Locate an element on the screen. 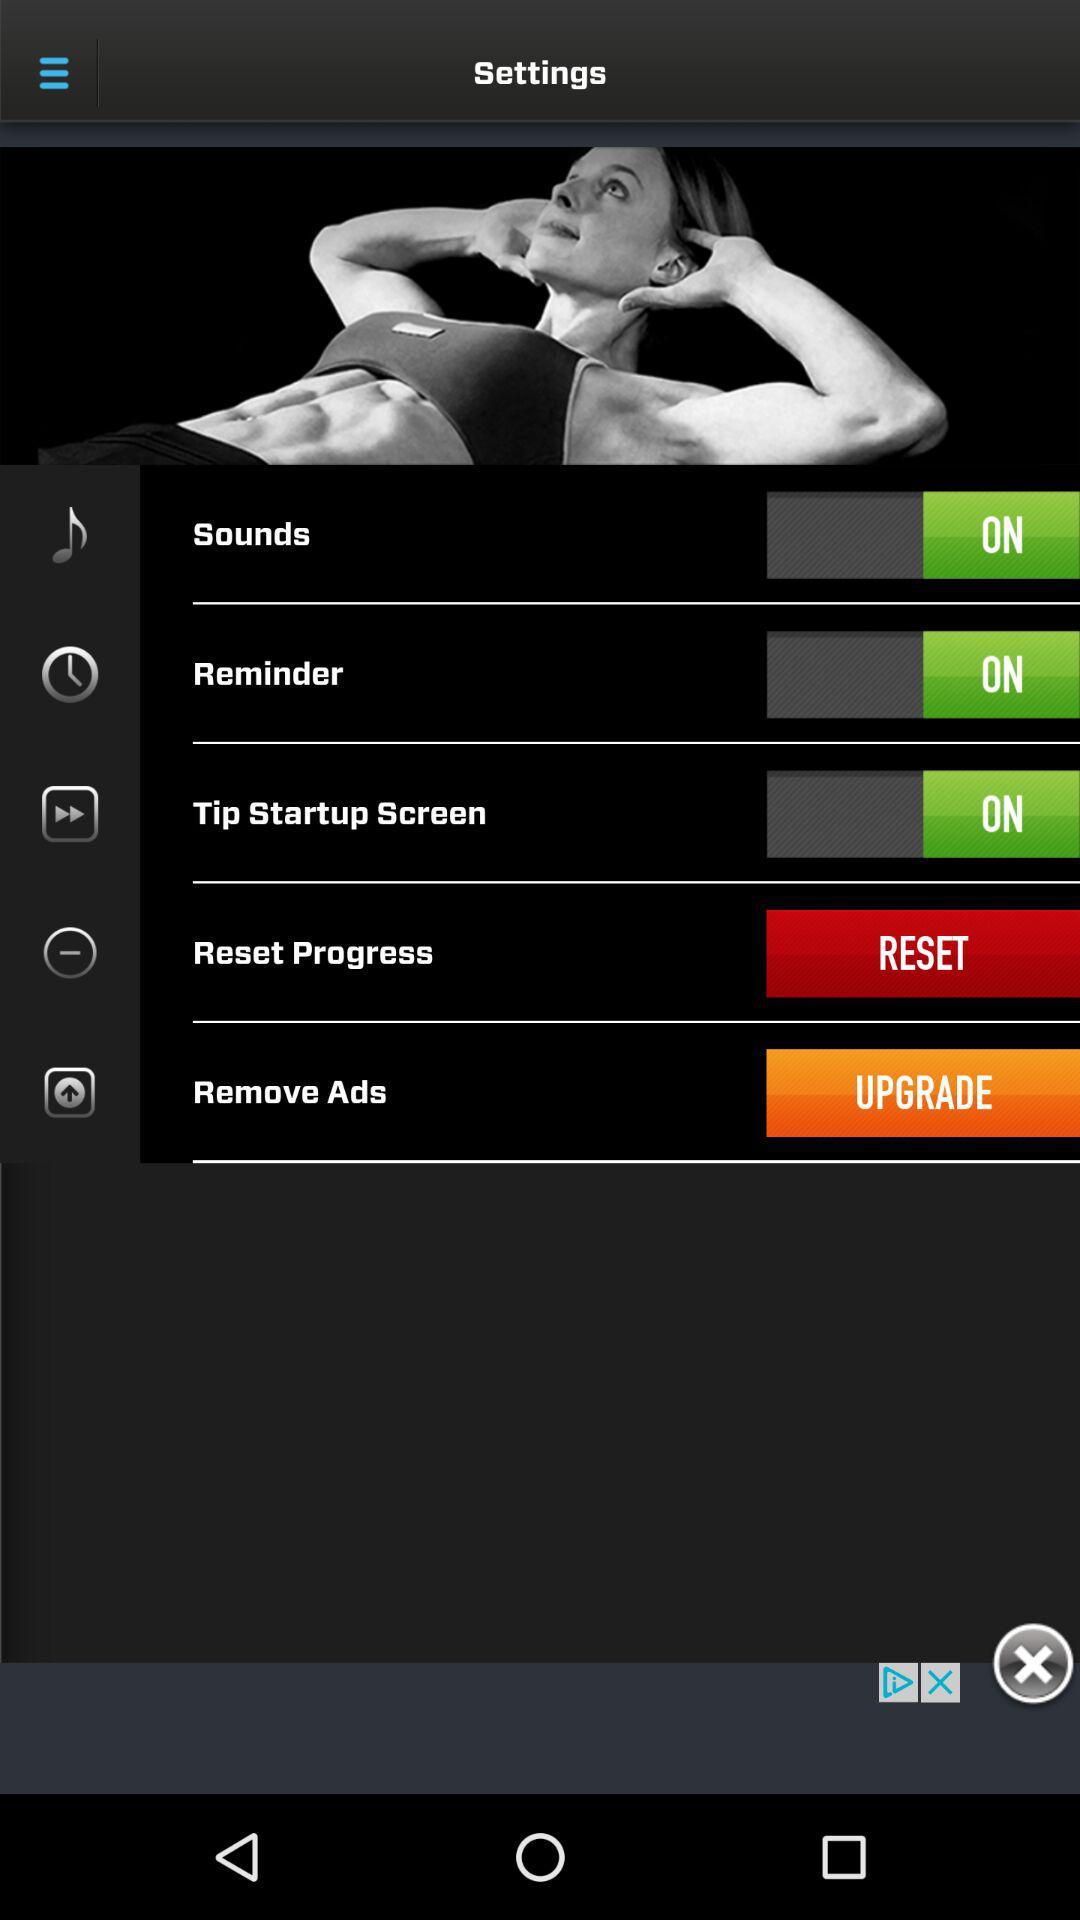  the menu icon is located at coordinates (53, 73).